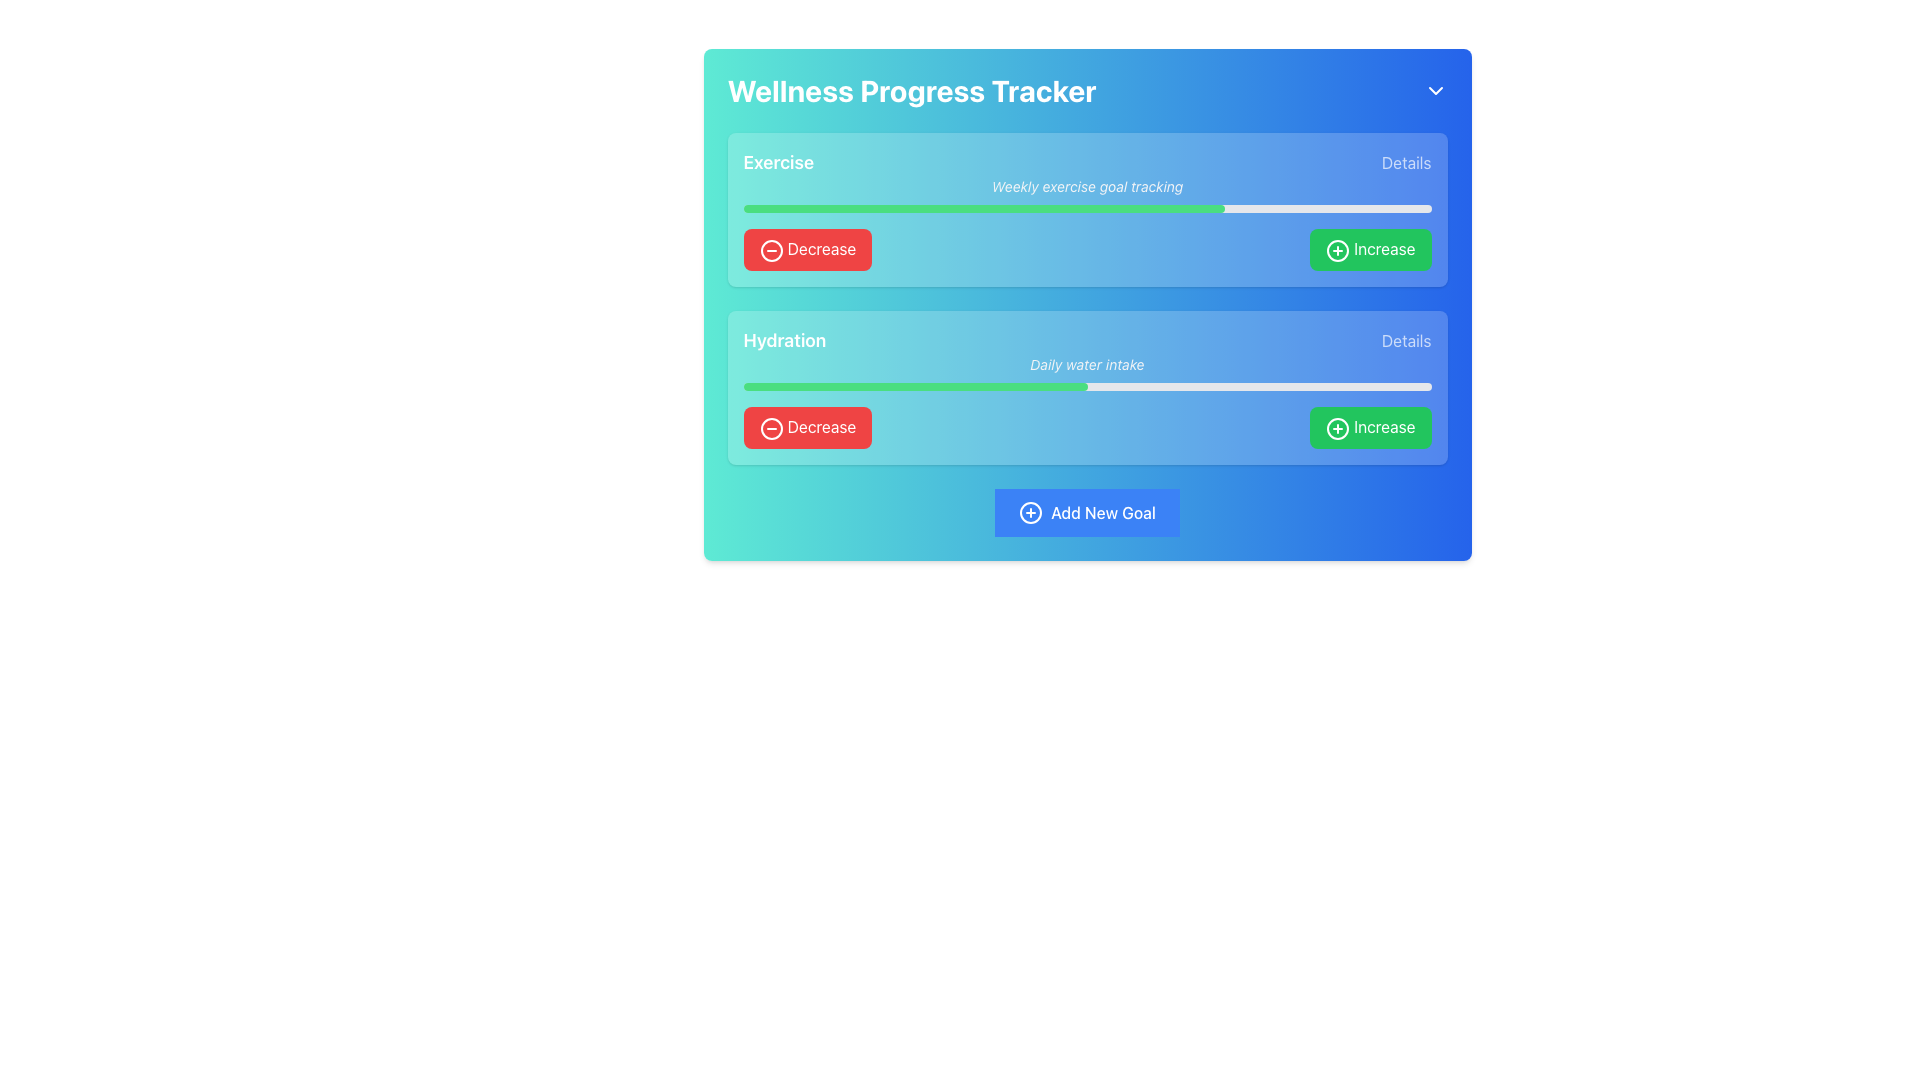  What do you see at coordinates (1337, 427) in the screenshot?
I see `the circular icon with a plus sign inside, which is centered within the green button labeled 'Increase'` at bounding box center [1337, 427].